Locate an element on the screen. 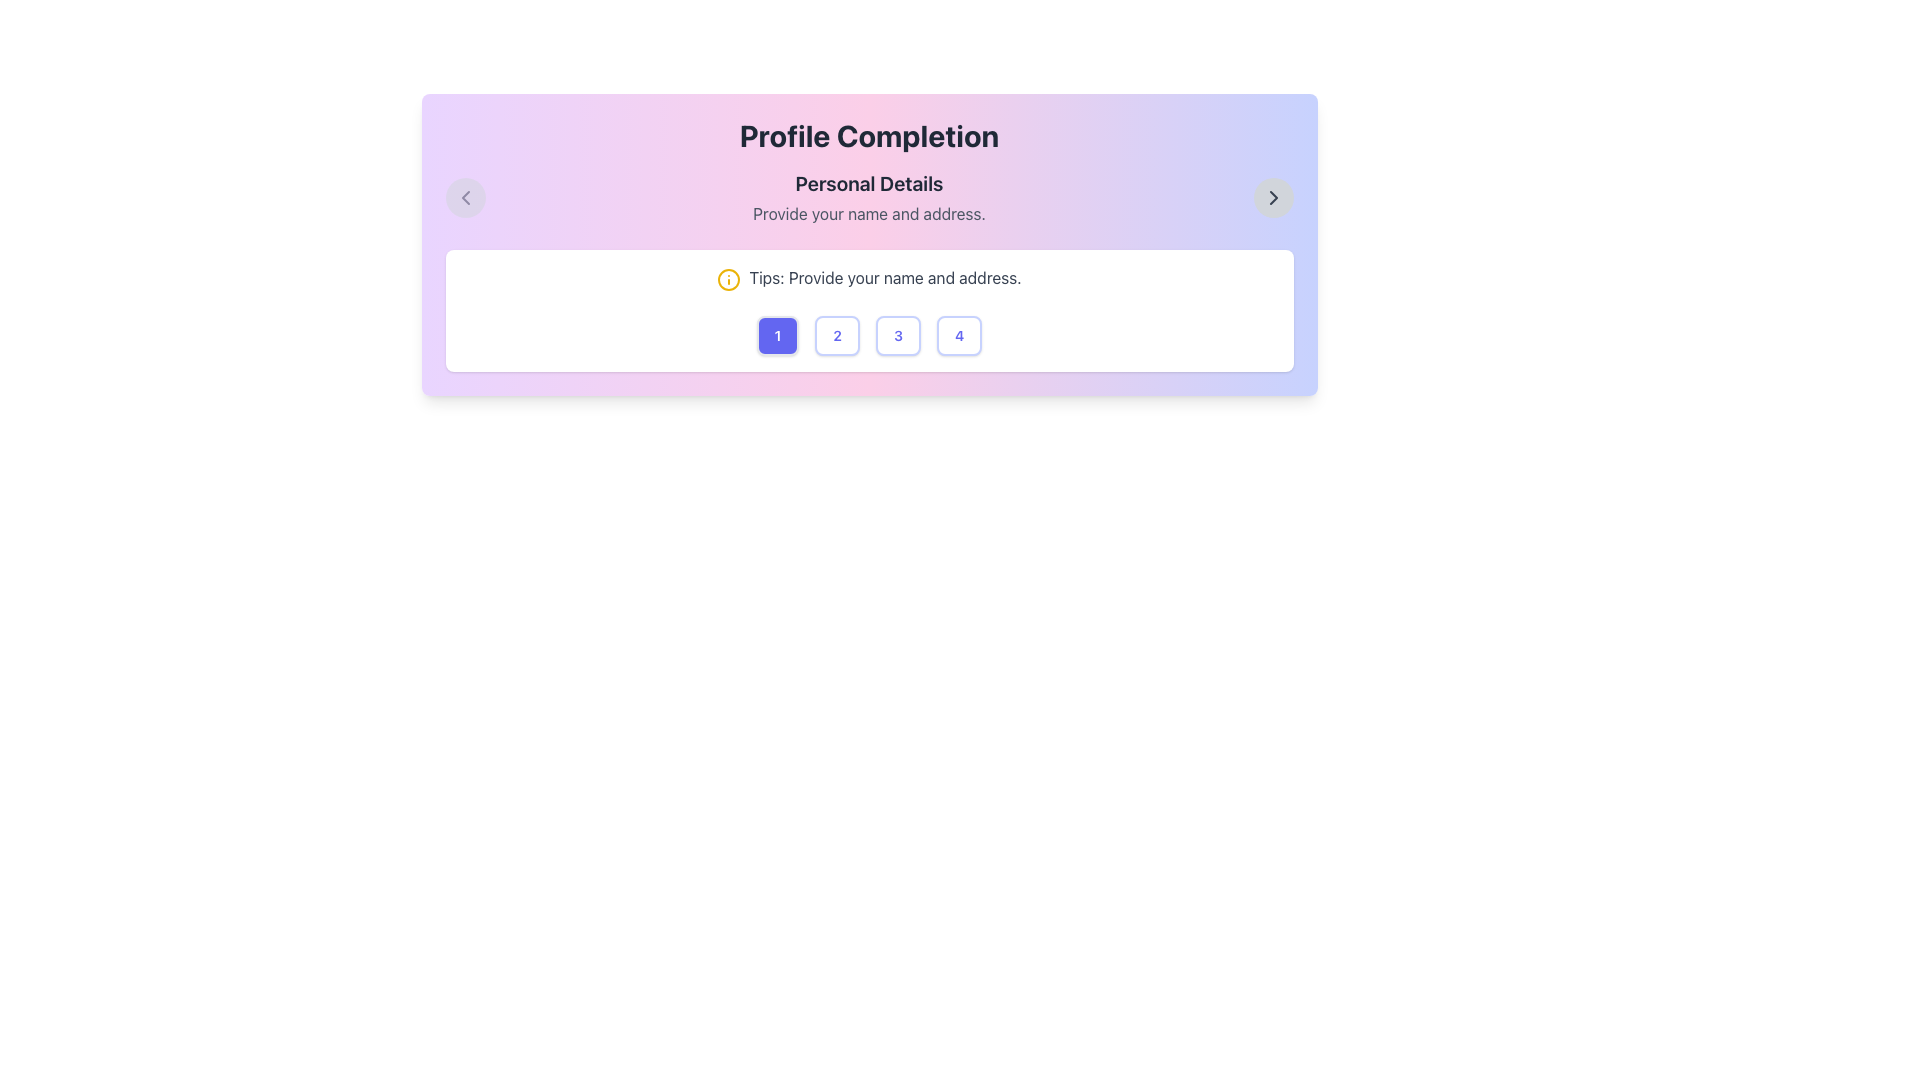  the forward navigation button located near the top-right corner of the highlighted section, adjacent to the 'Profile Completion' text is located at coordinates (1272, 197).